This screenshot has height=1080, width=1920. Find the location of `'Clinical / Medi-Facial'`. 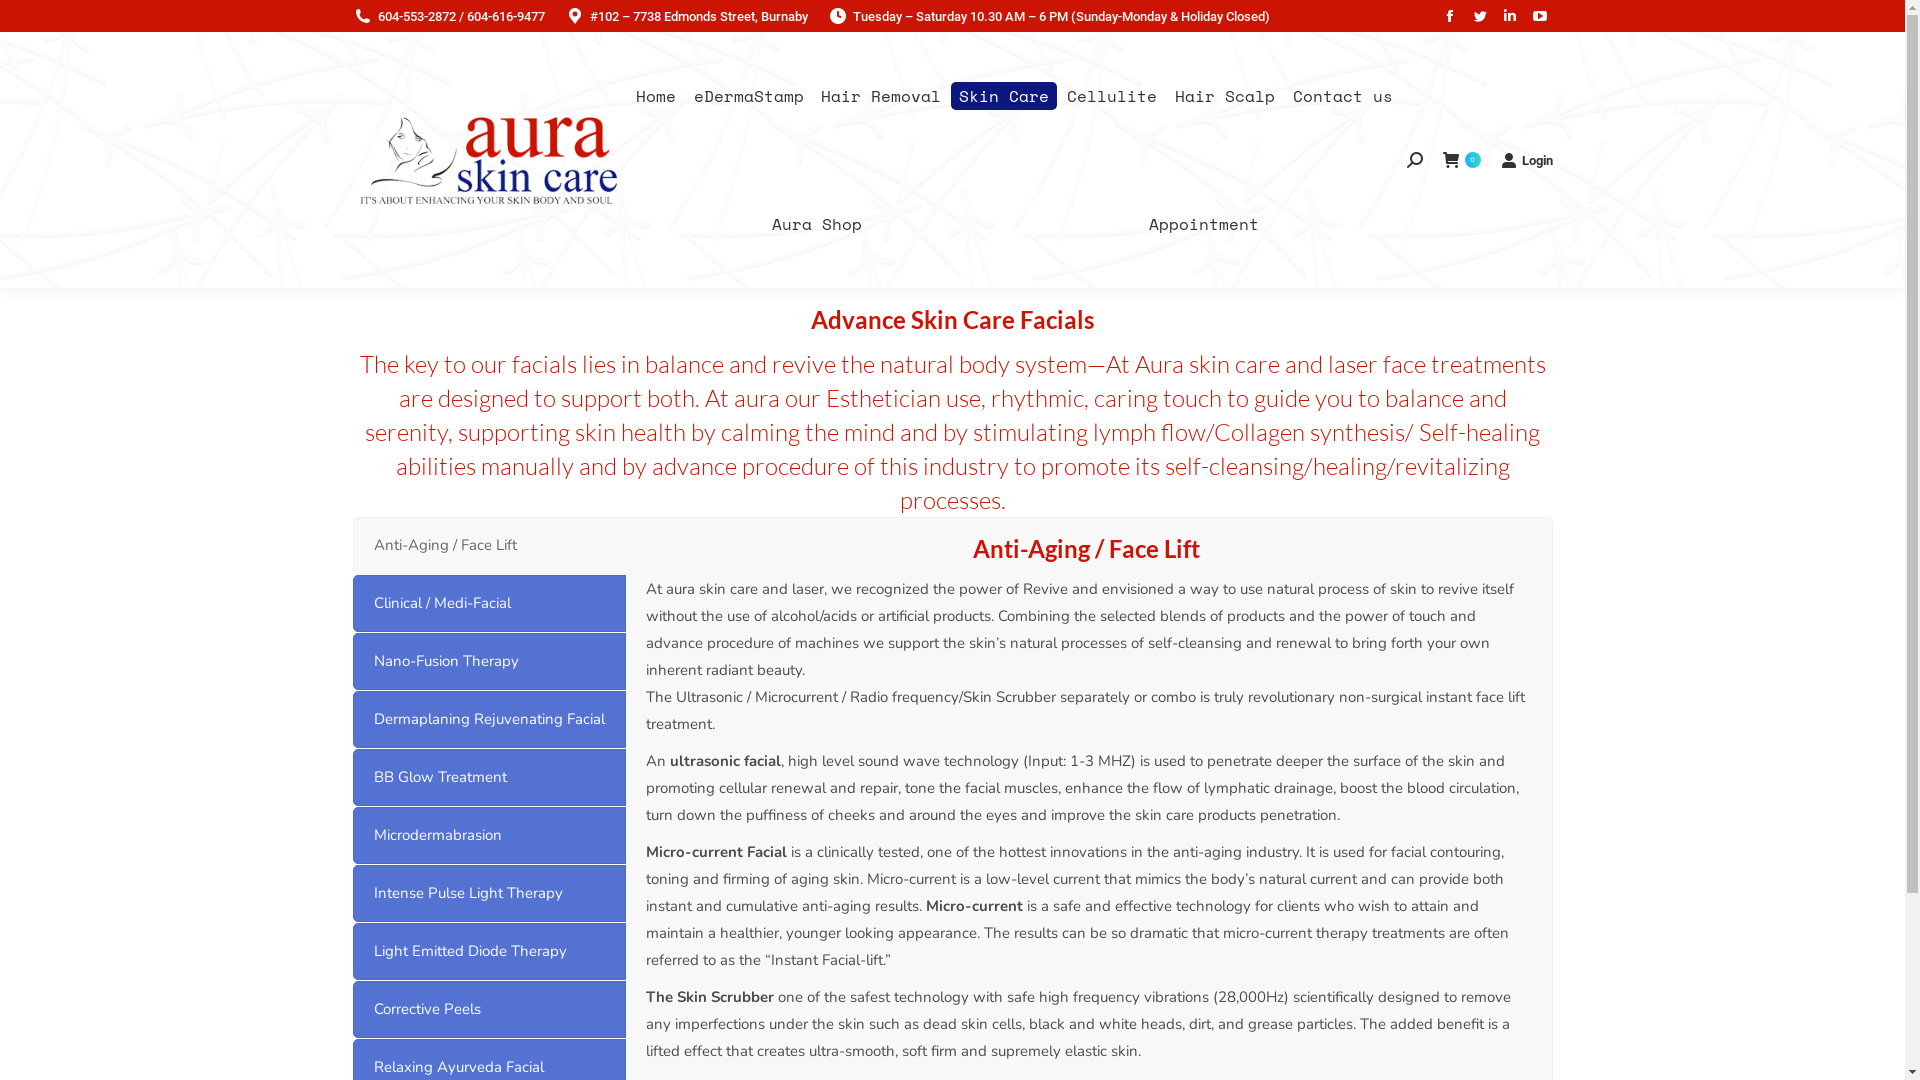

'Clinical / Medi-Facial' is located at coordinates (488, 602).